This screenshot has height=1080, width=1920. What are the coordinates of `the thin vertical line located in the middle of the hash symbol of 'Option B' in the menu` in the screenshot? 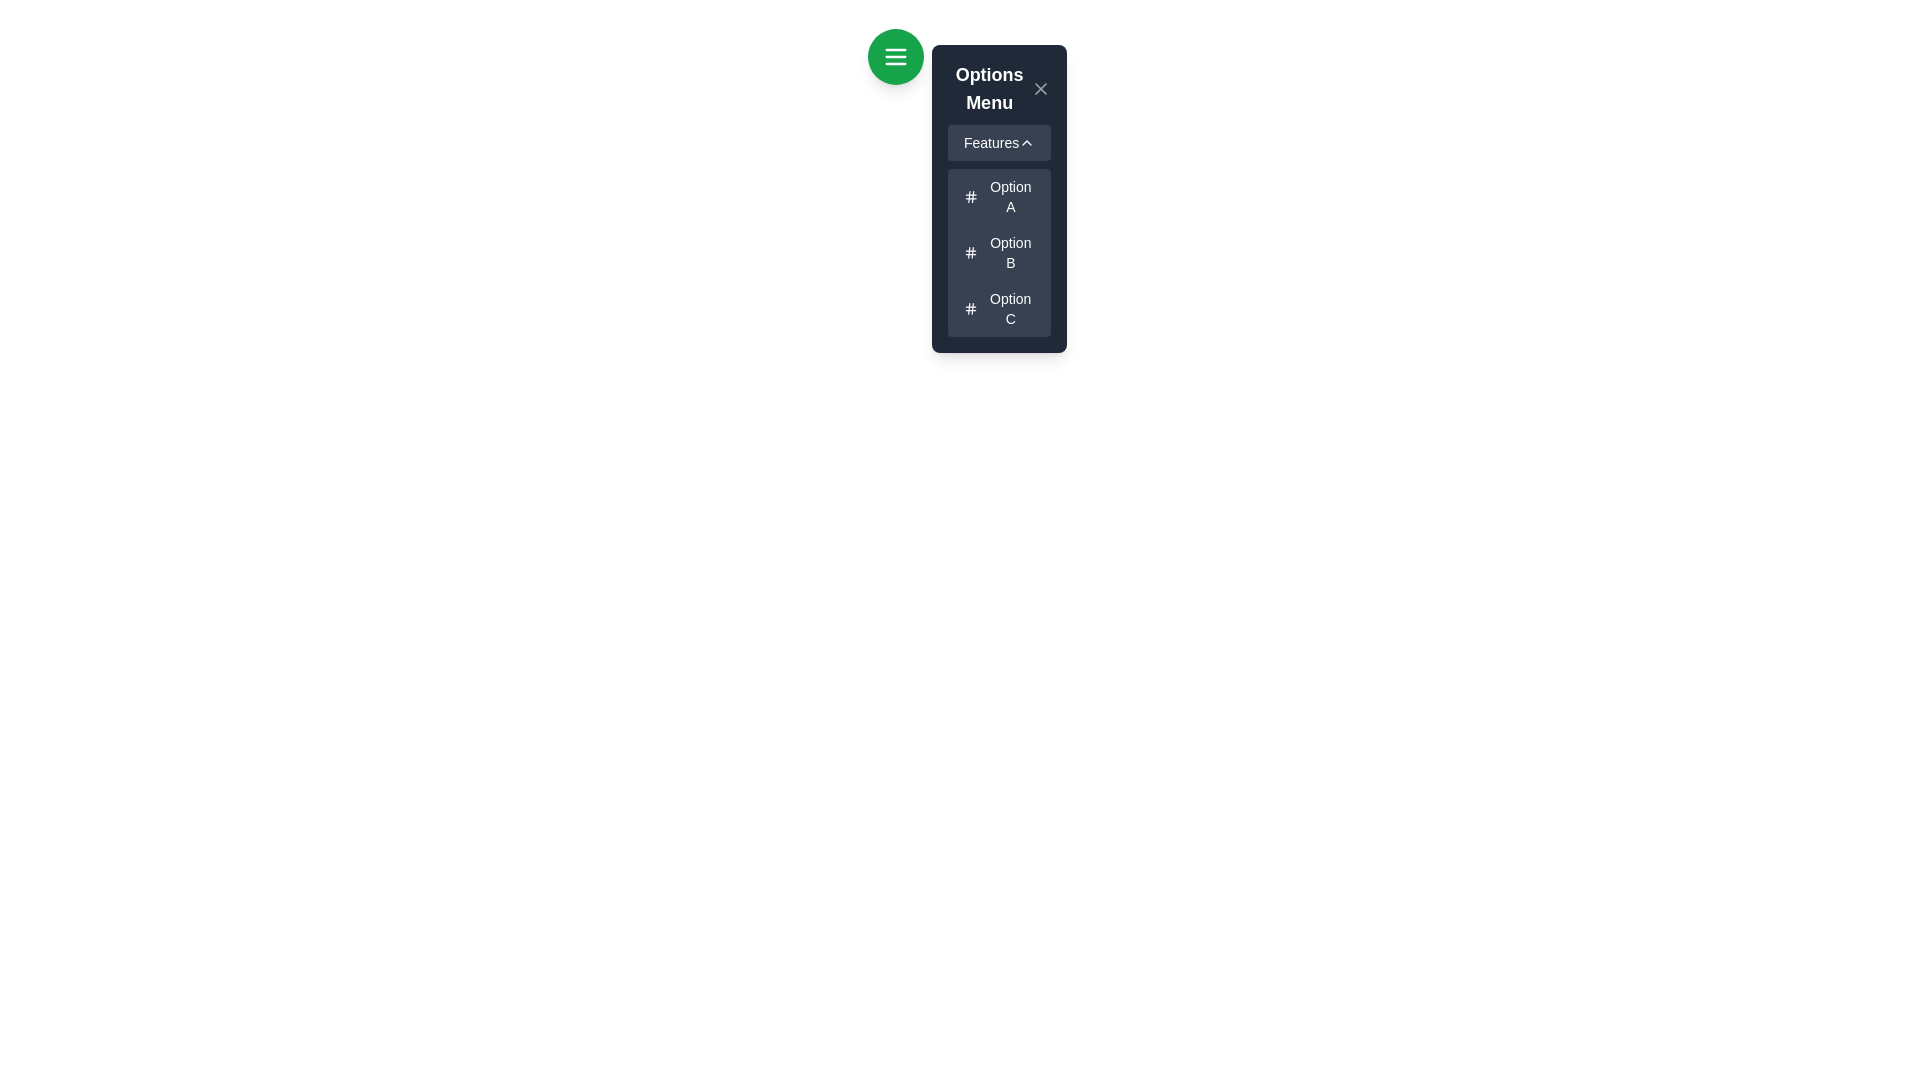 It's located at (969, 252).